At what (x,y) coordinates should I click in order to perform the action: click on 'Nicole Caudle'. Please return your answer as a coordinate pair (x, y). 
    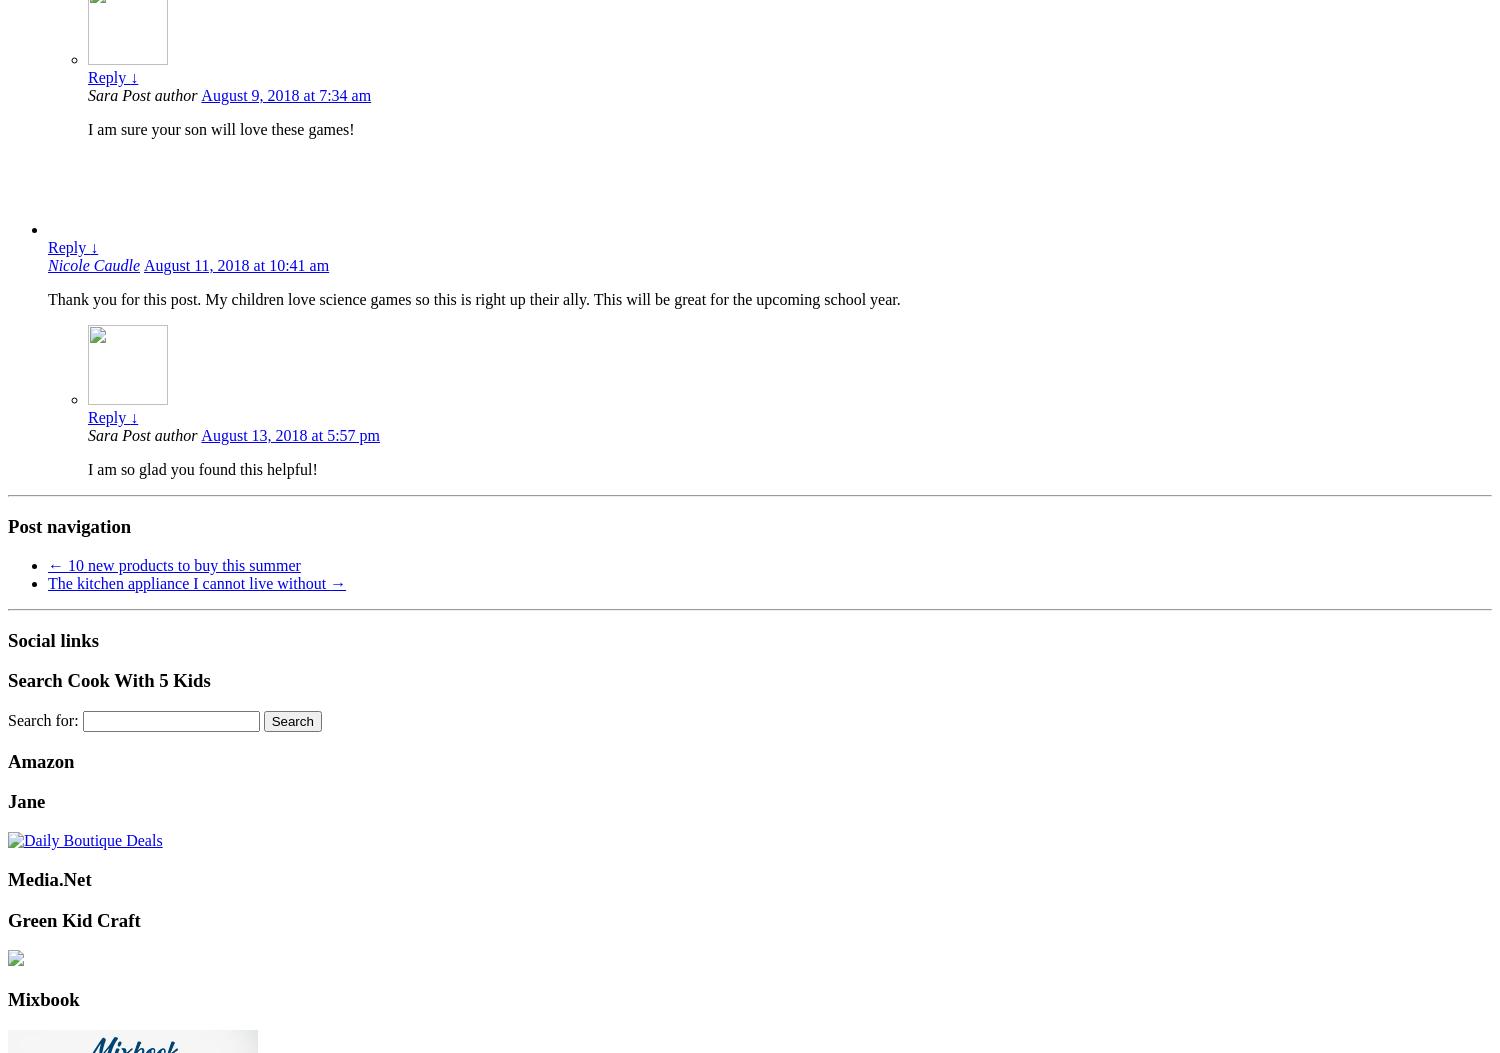
    Looking at the image, I should click on (92, 264).